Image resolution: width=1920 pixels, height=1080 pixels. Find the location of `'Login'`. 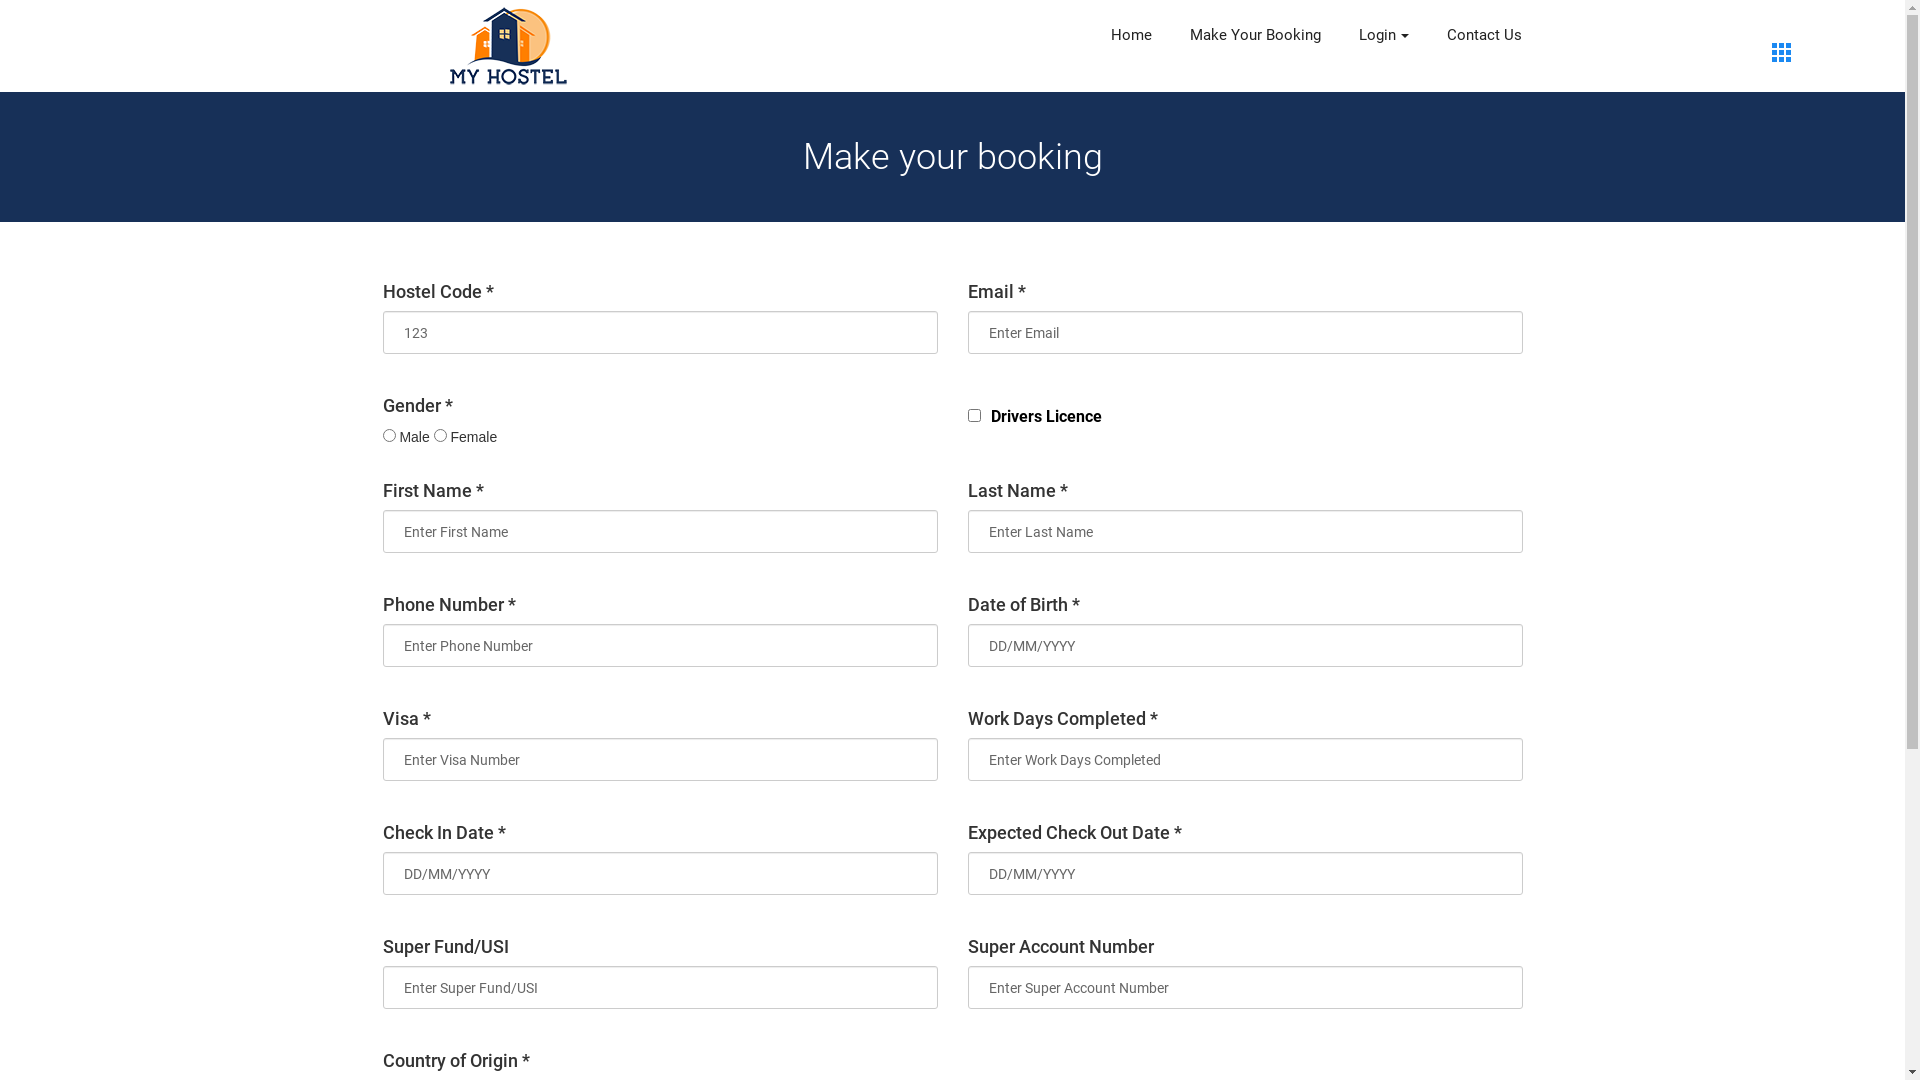

'Login' is located at coordinates (1381, 35).